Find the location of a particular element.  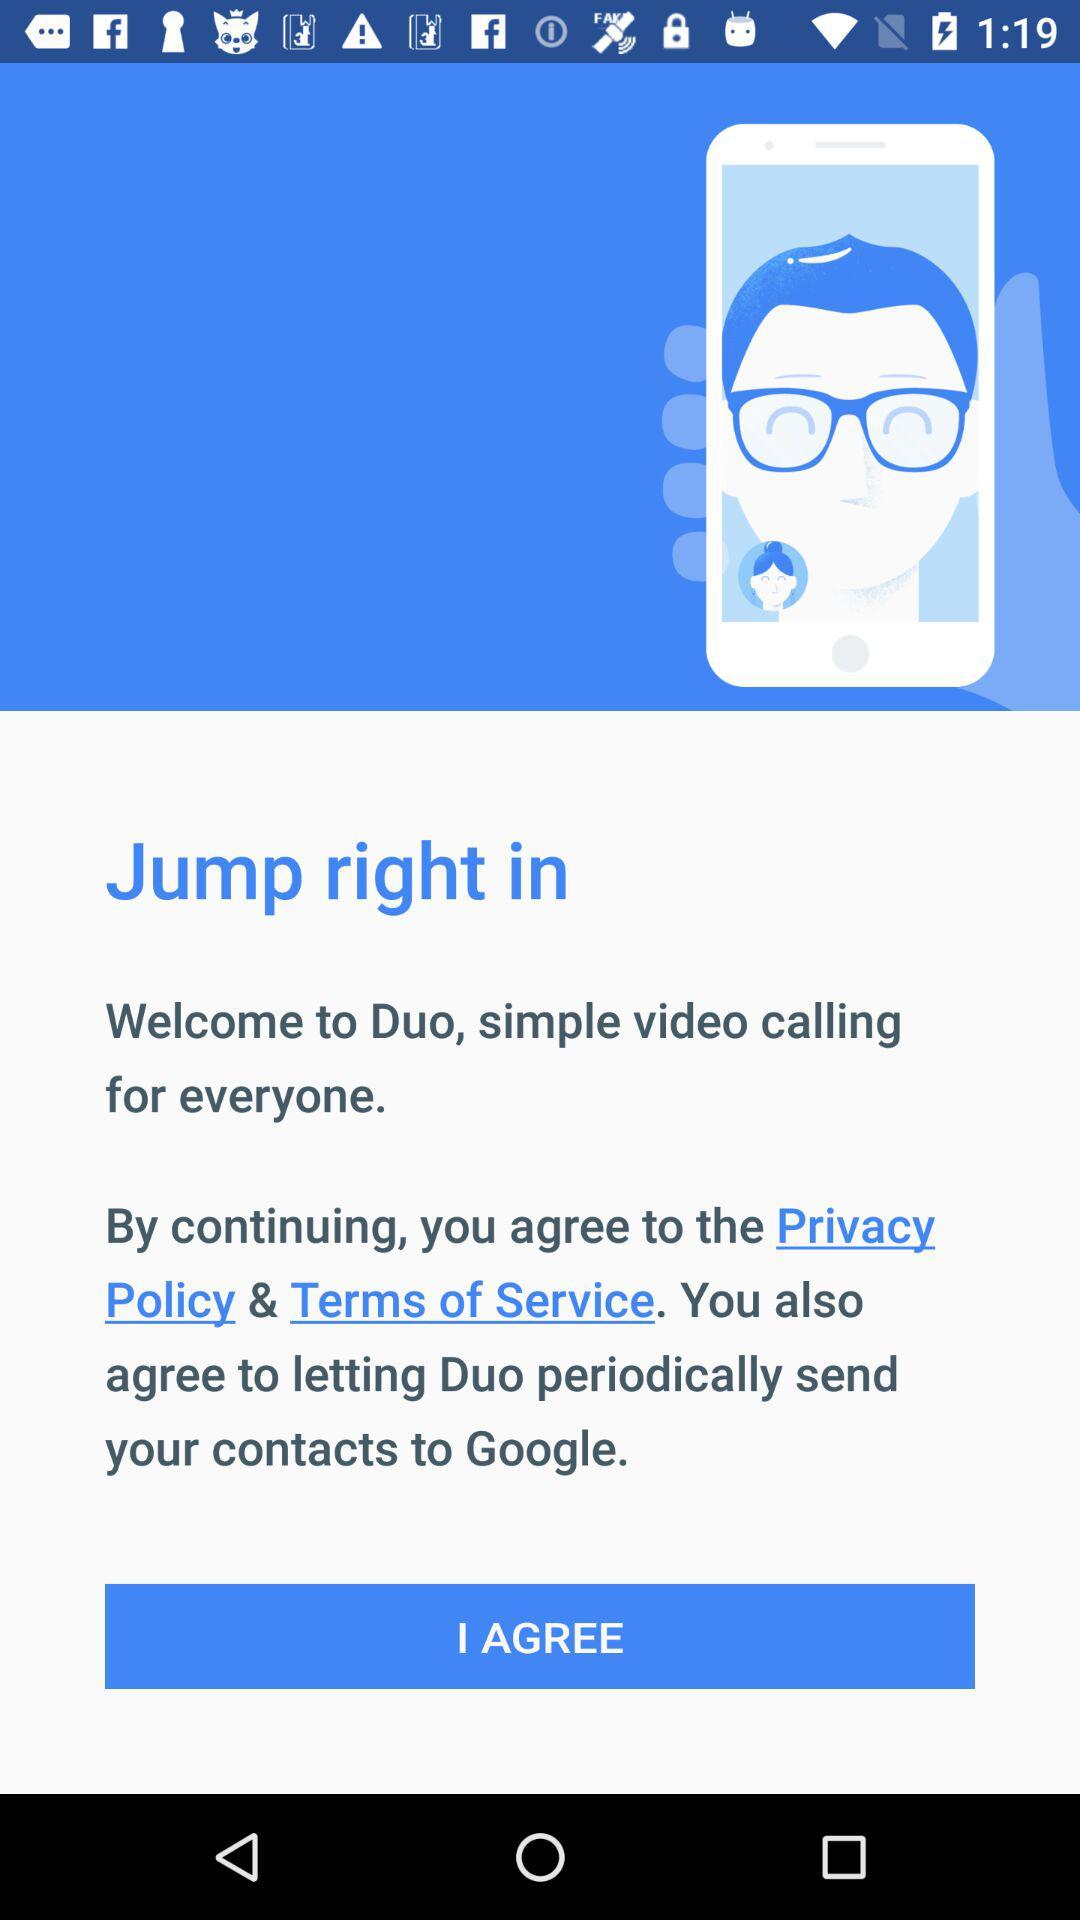

i agree item is located at coordinates (540, 1636).